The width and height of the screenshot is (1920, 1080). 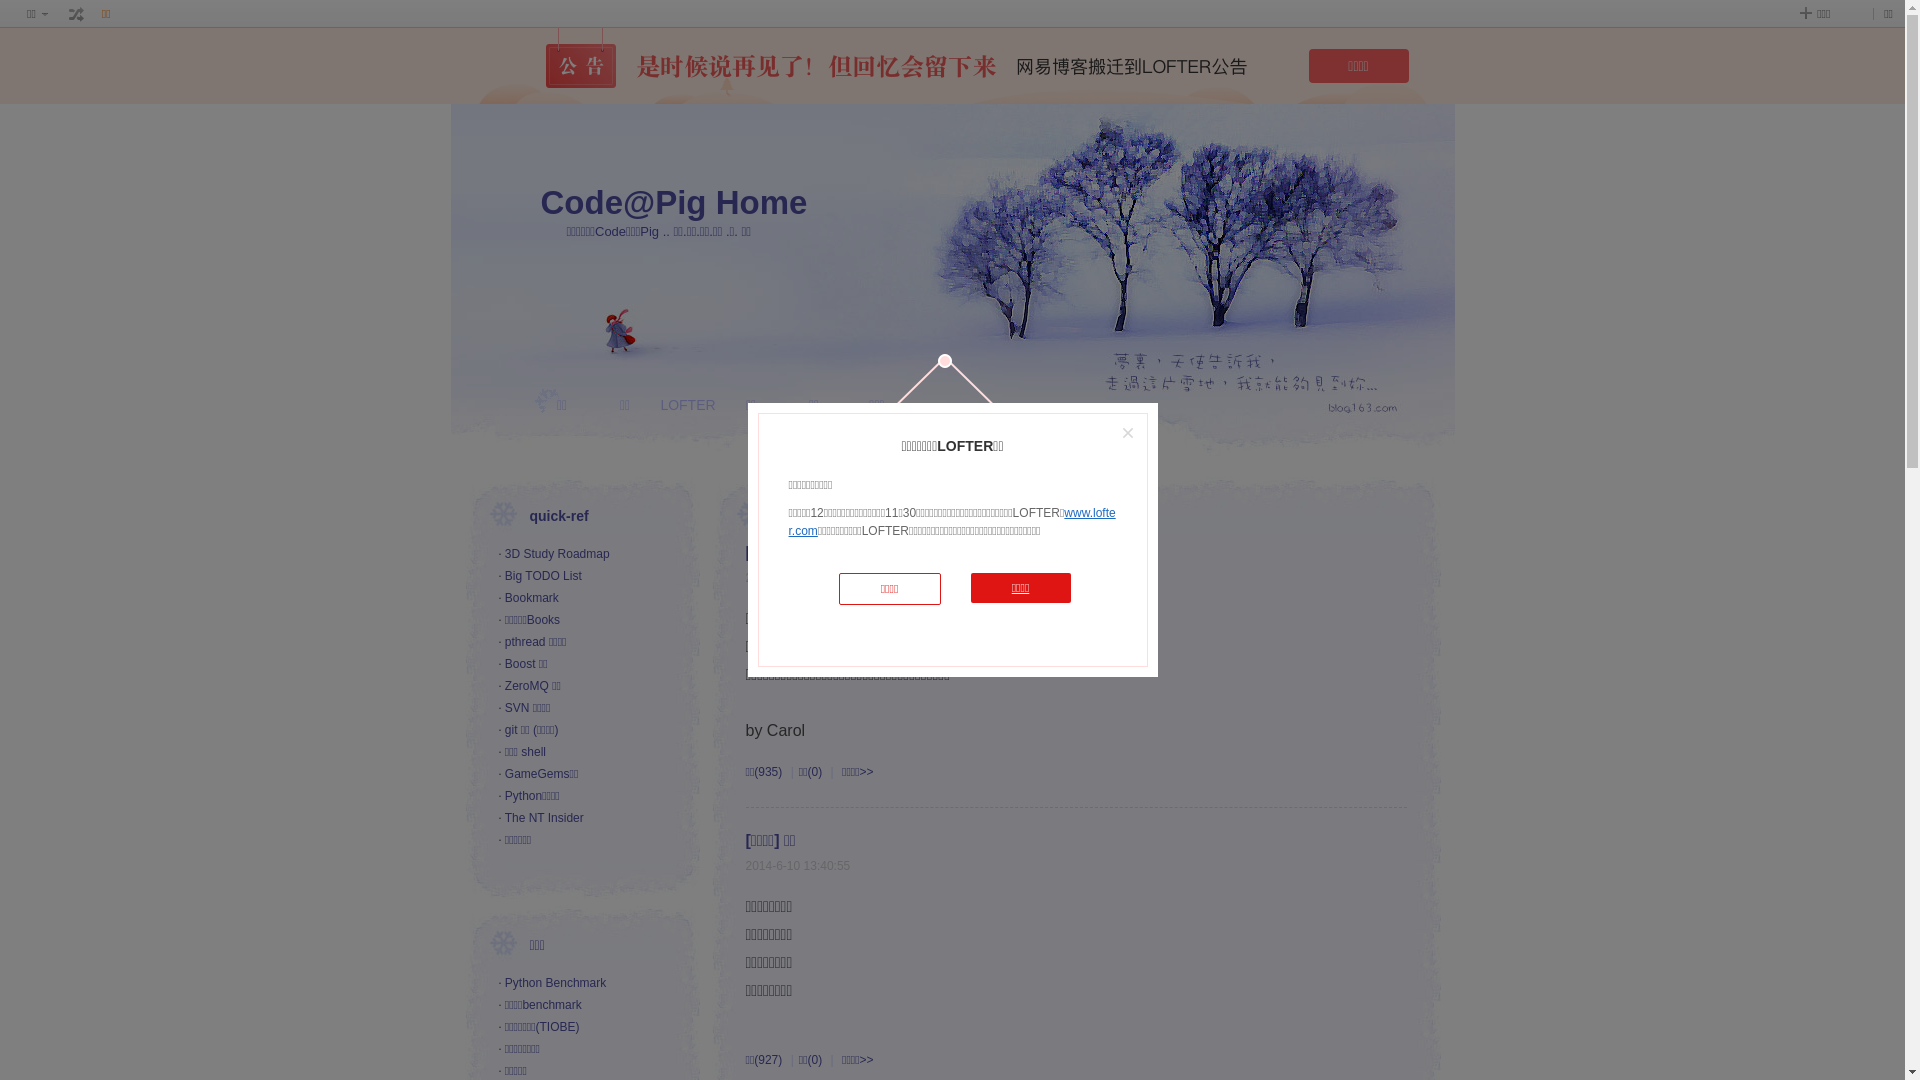 I want to click on ' ', so click(x=76, y=14).